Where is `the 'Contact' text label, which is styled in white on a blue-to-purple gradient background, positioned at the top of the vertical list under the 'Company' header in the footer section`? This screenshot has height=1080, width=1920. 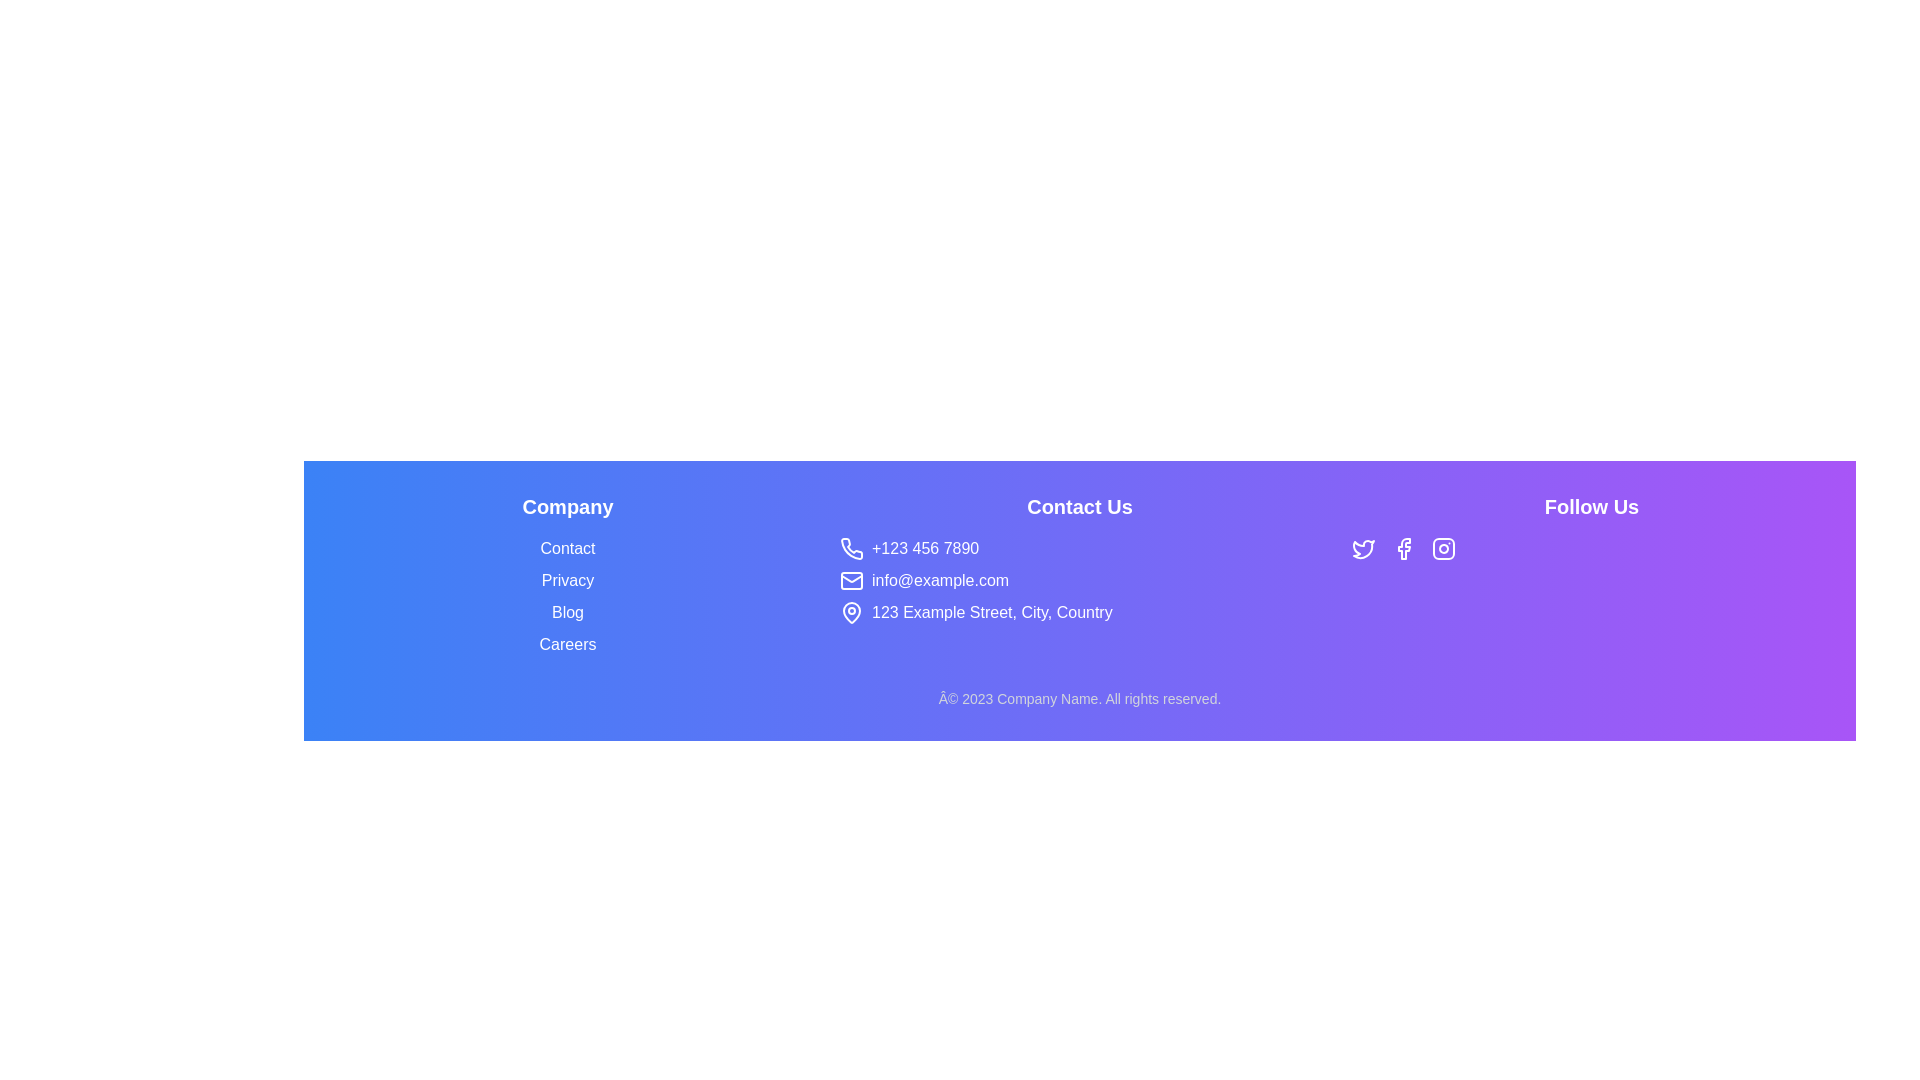 the 'Contact' text label, which is styled in white on a blue-to-purple gradient background, positioned at the top of the vertical list under the 'Company' header in the footer section is located at coordinates (566, 548).